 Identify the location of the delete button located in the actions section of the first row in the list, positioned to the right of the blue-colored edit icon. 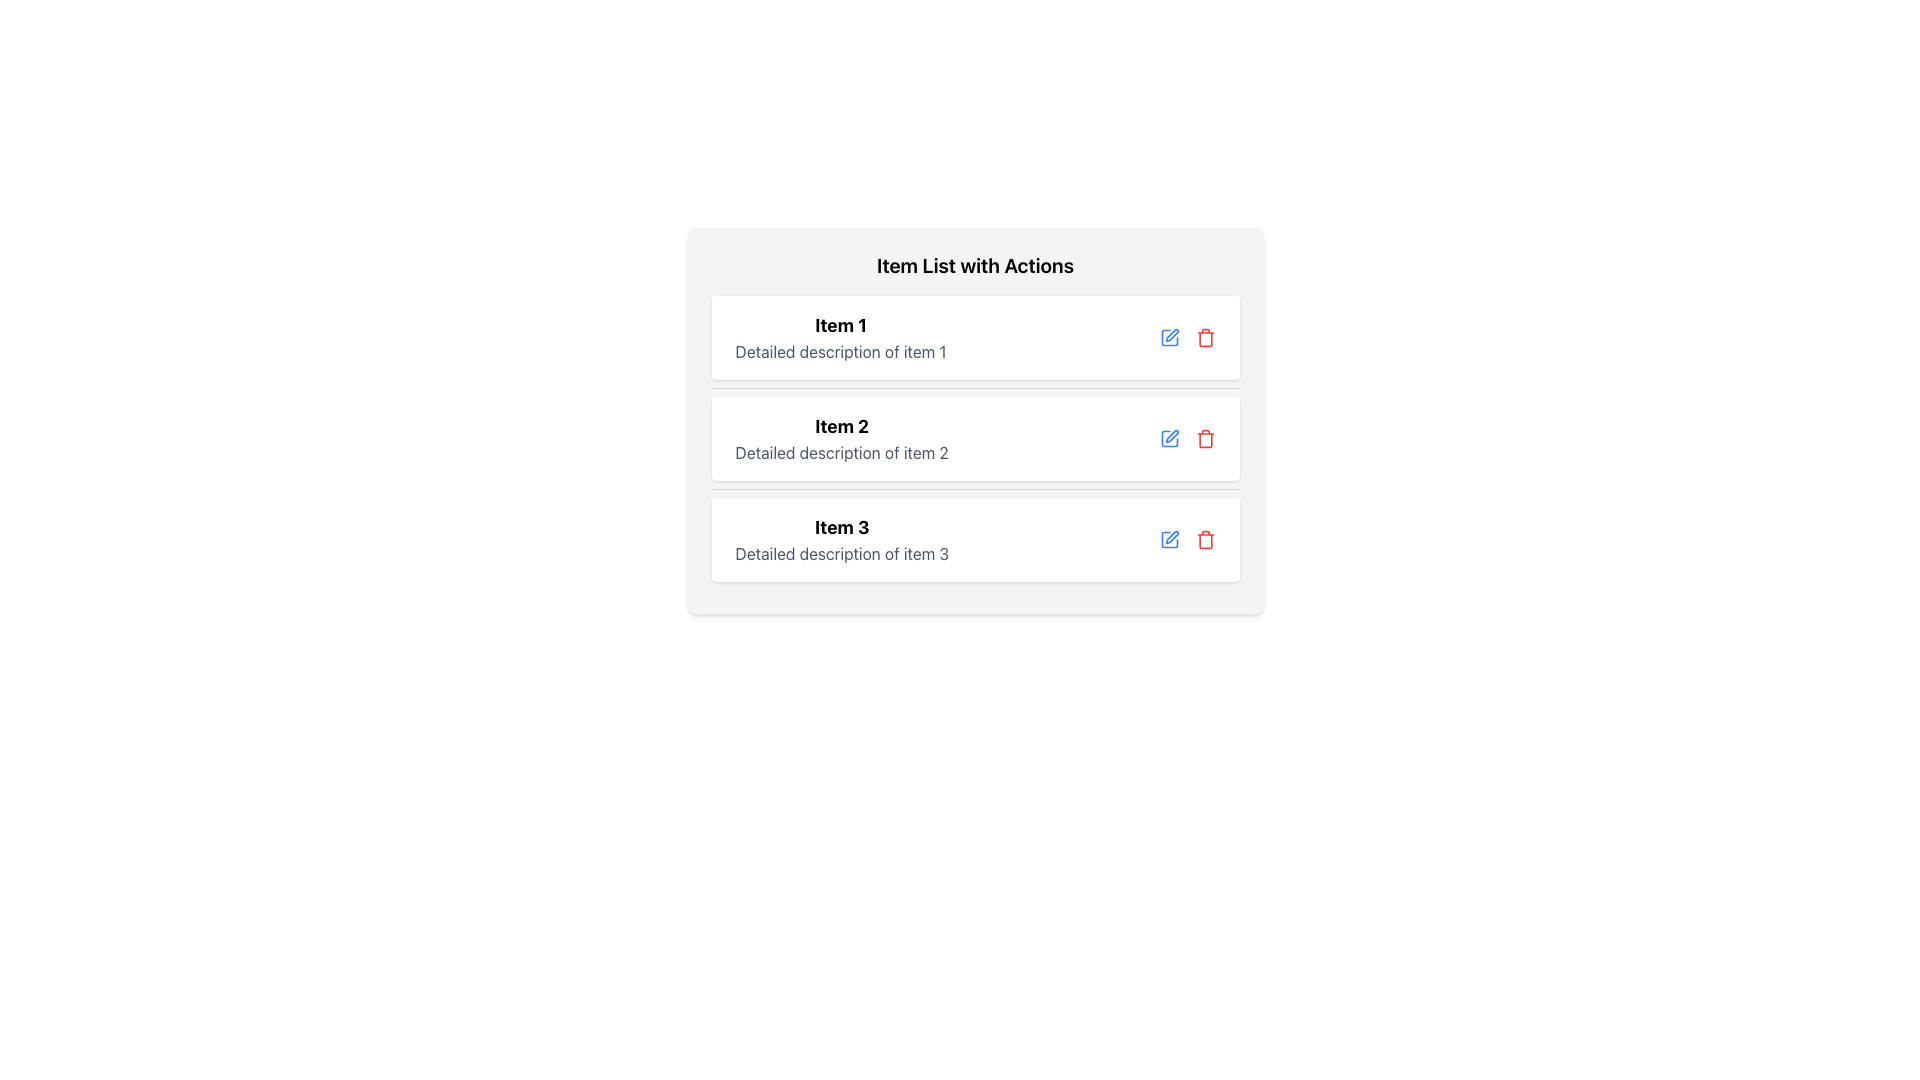
(1204, 337).